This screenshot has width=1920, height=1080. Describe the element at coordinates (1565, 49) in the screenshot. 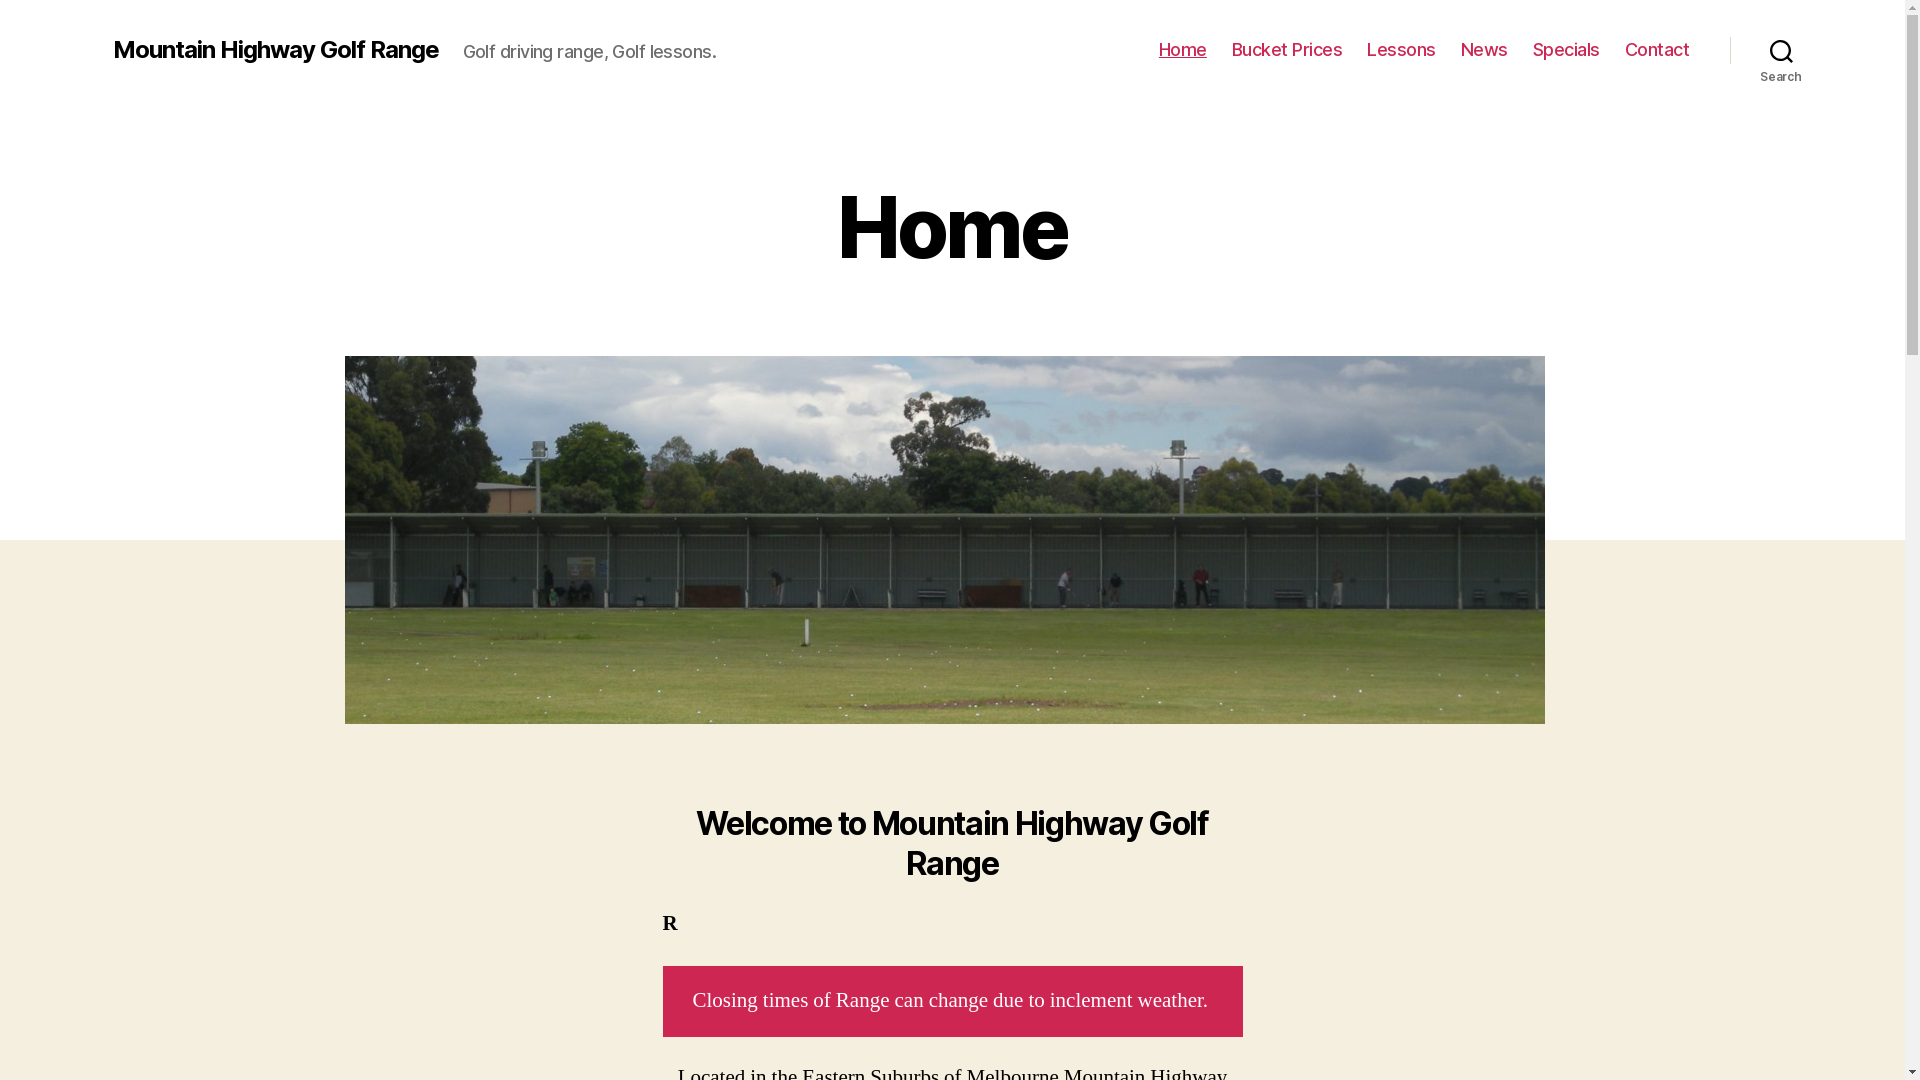

I see `'Specials'` at that location.